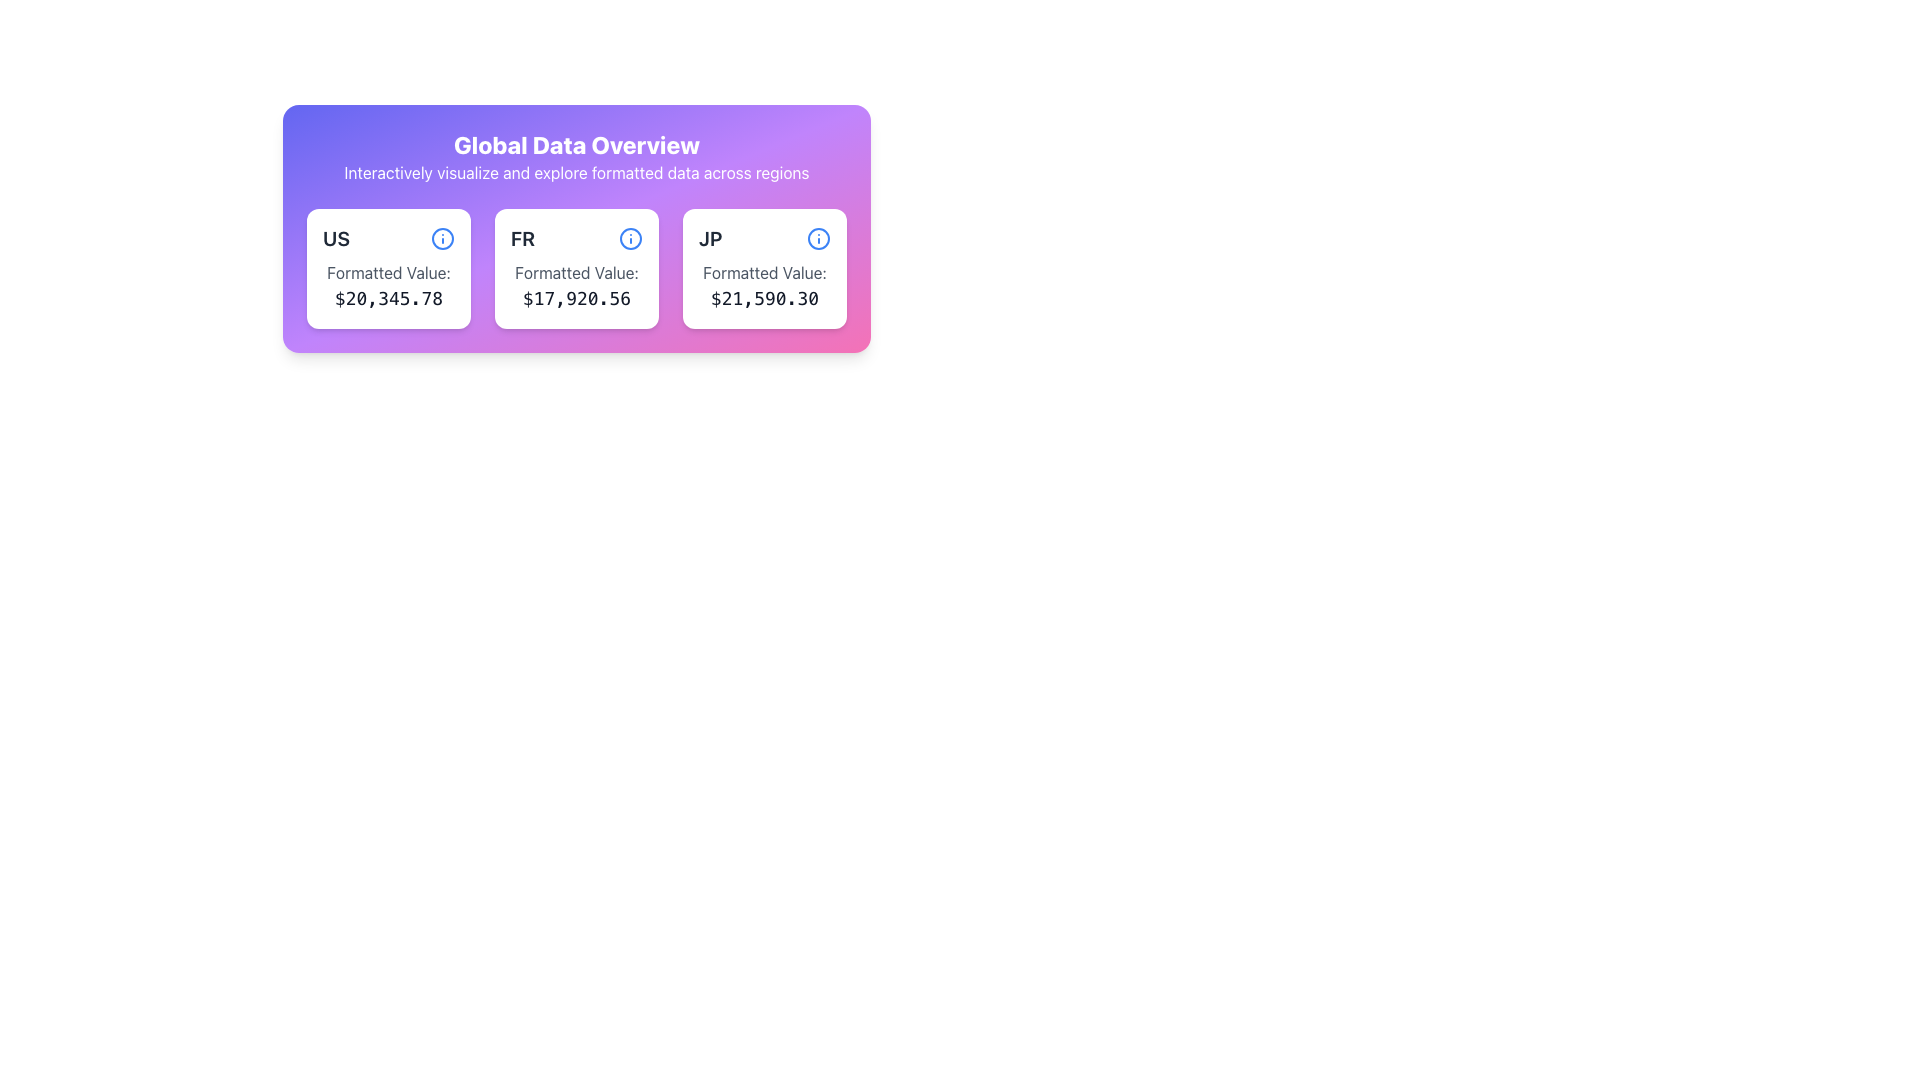  Describe the element at coordinates (763, 299) in the screenshot. I see `monetary value displayed as '$21,590.30' in dark gray text beneath 'Formatted Value:' in the 'JP' card grouping` at that location.